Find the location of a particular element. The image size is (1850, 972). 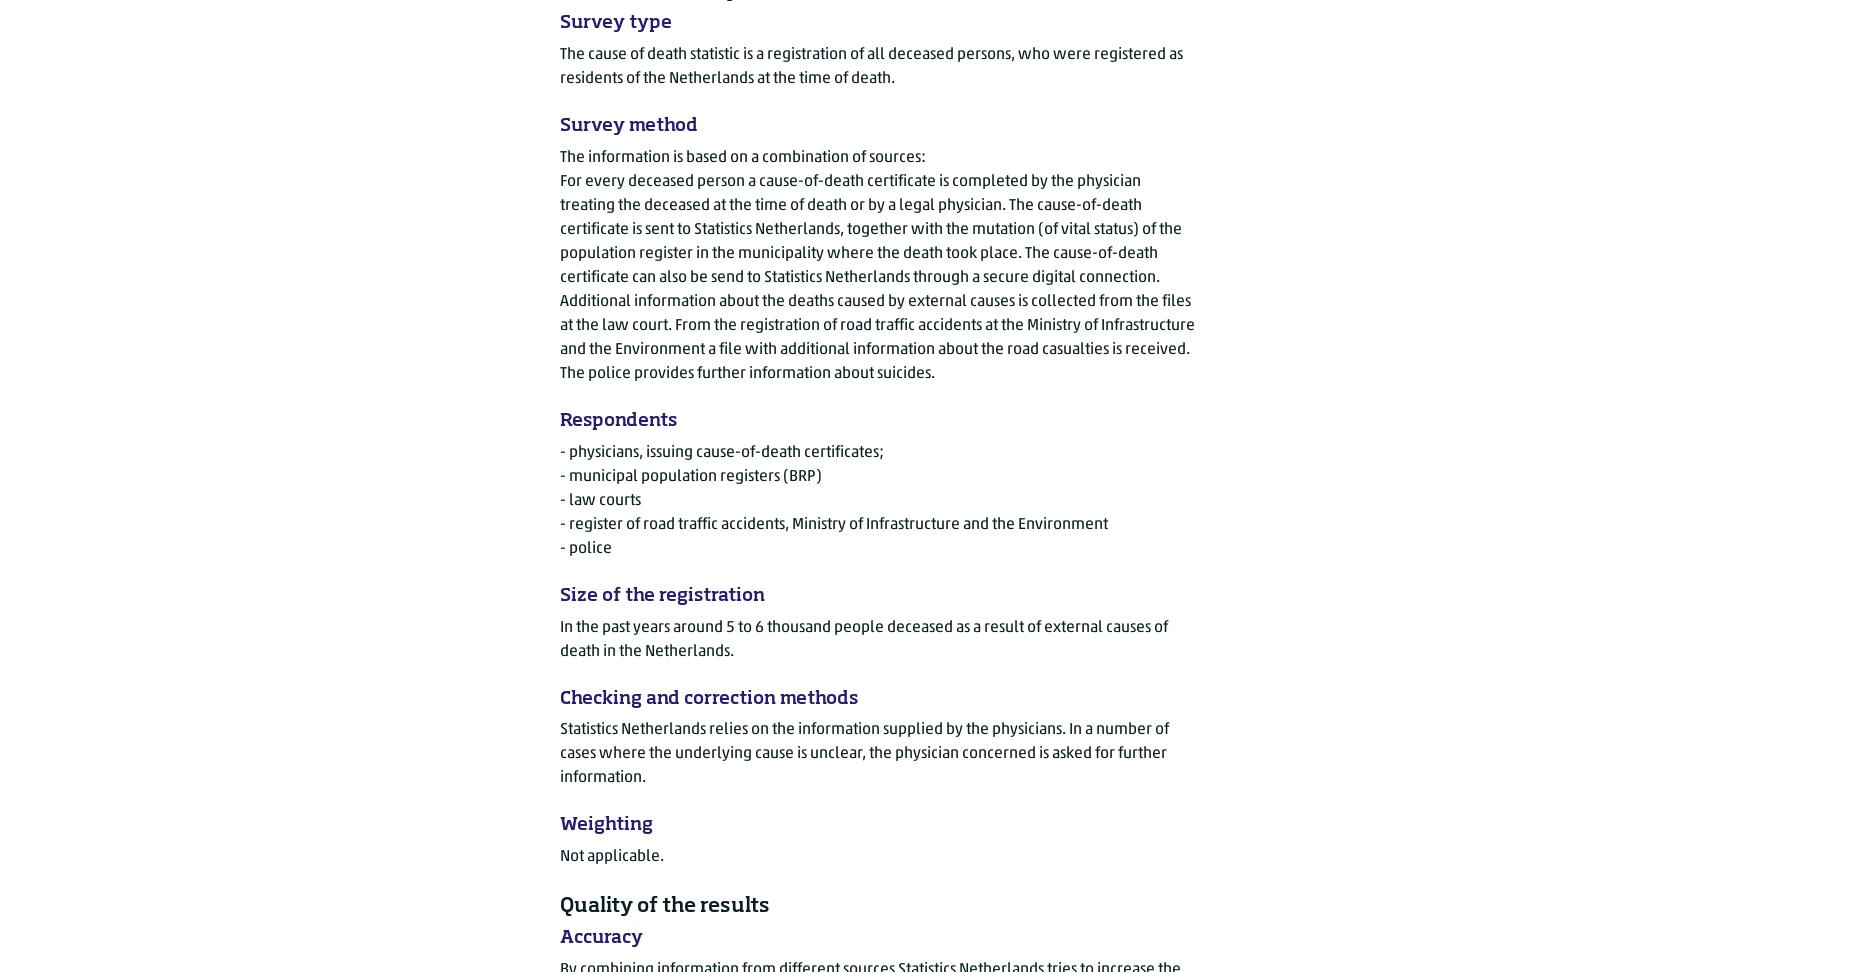

'- municipal population registers (BRP)' is located at coordinates (690, 474).